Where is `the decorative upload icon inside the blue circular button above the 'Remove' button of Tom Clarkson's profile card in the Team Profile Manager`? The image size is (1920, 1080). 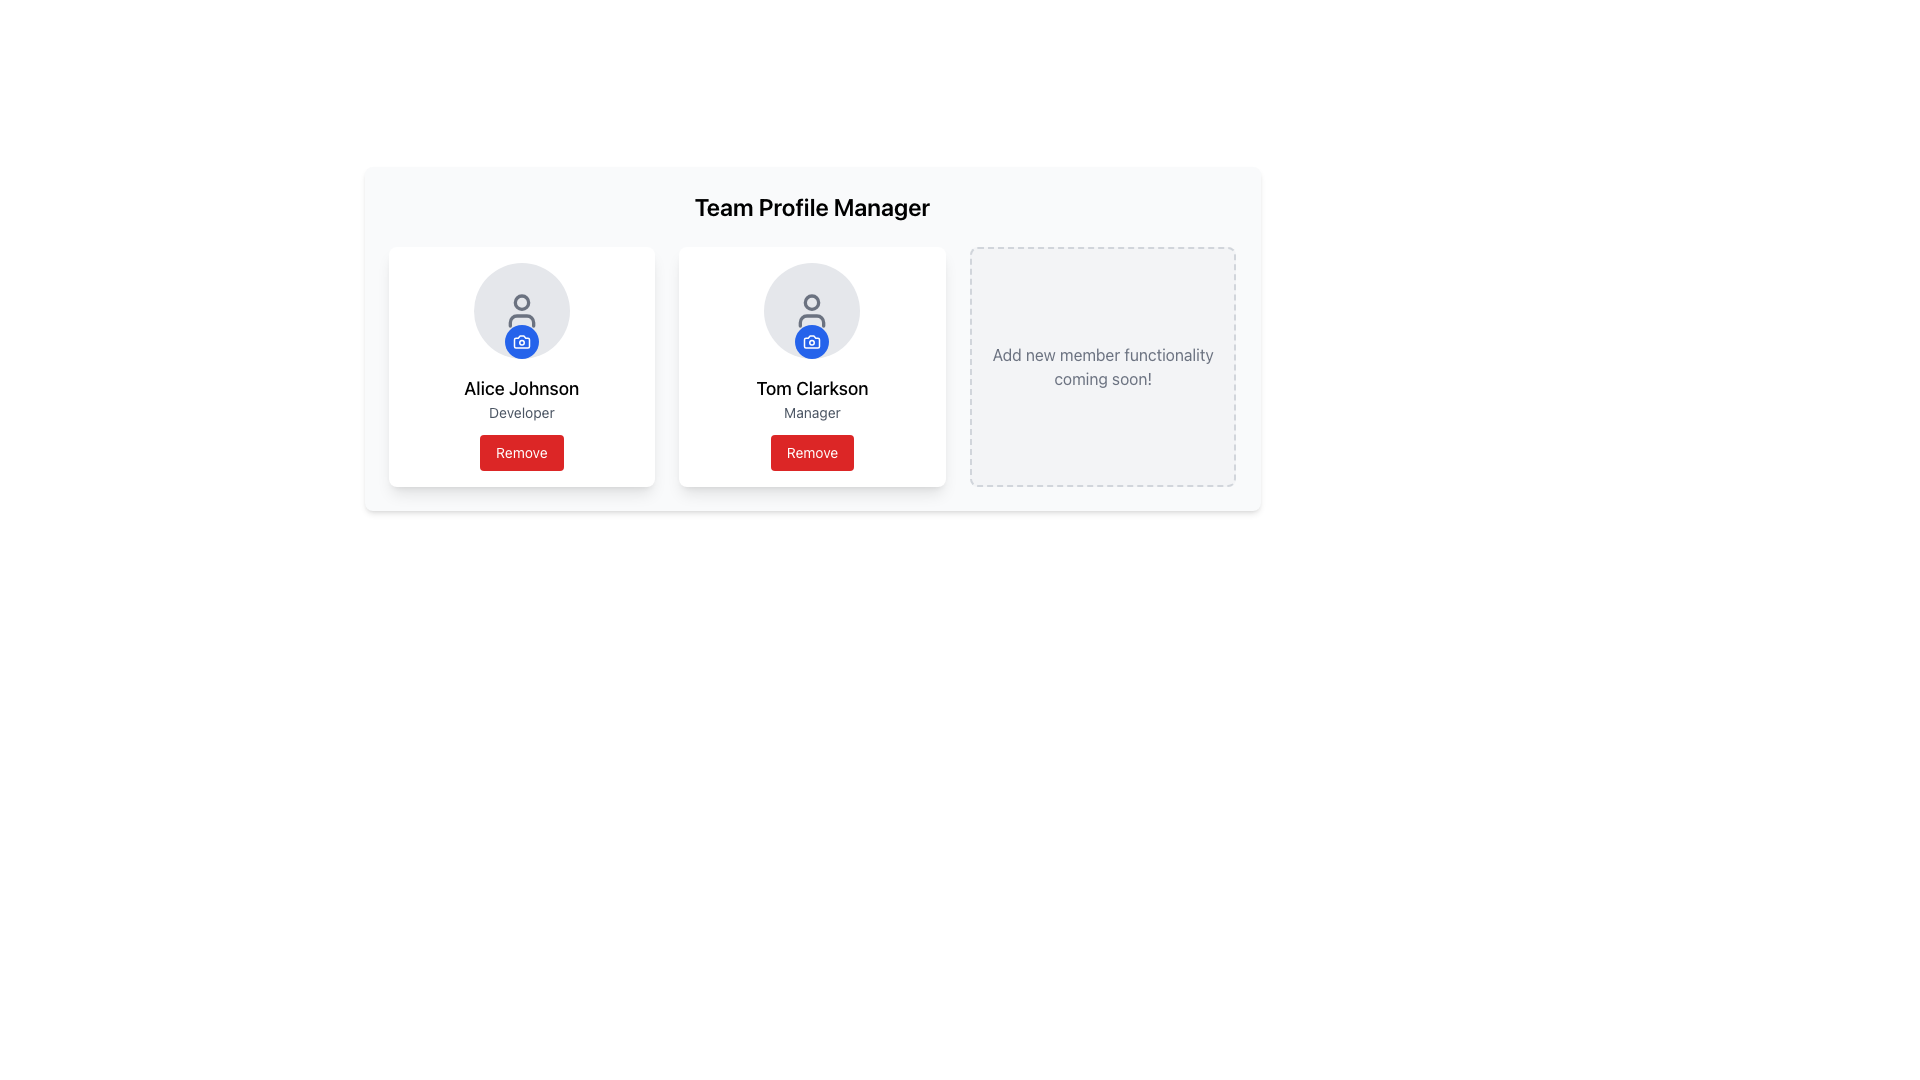 the decorative upload icon inside the blue circular button above the 'Remove' button of Tom Clarkson's profile card in the Team Profile Manager is located at coordinates (812, 341).